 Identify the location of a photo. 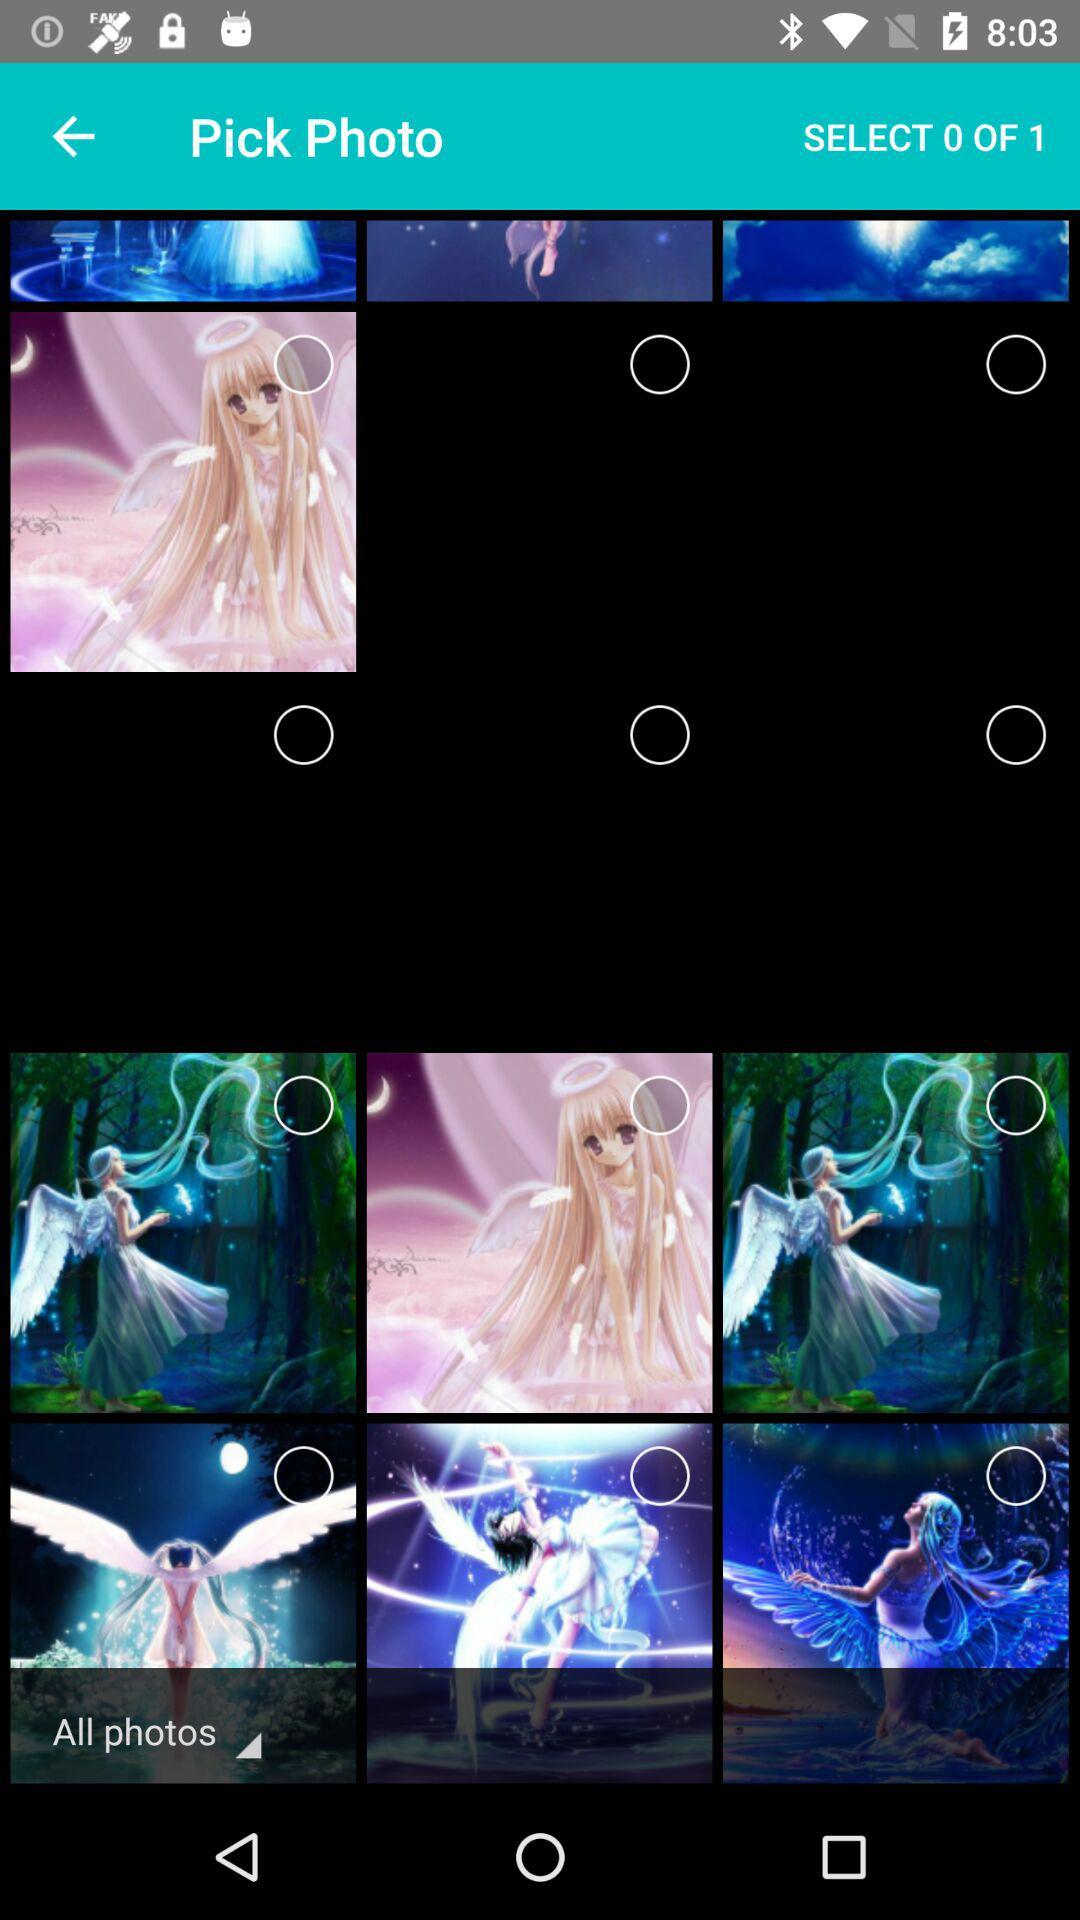
(1016, 1476).